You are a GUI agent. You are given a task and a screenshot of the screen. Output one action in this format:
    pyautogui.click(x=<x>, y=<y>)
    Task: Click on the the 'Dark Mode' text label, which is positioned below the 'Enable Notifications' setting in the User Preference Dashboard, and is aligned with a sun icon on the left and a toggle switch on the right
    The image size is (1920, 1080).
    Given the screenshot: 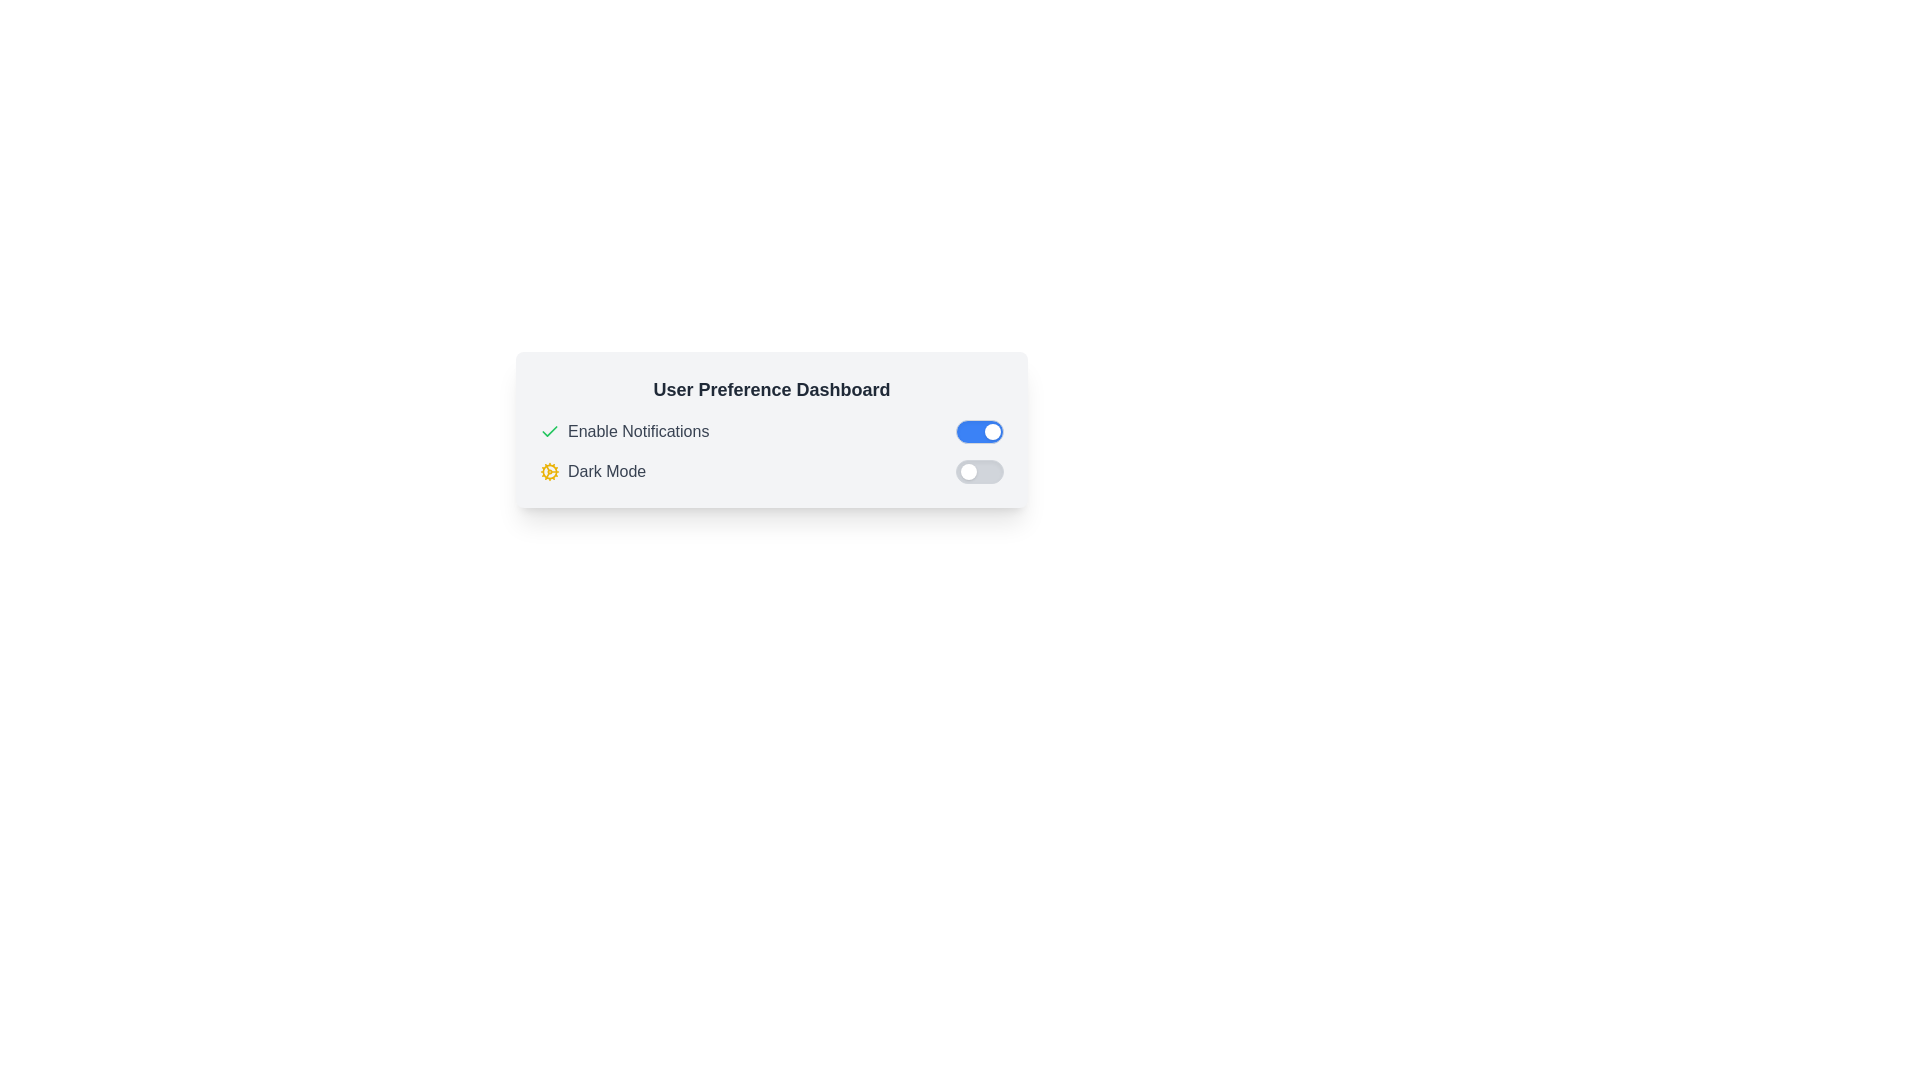 What is the action you would take?
    pyautogui.click(x=606, y=471)
    